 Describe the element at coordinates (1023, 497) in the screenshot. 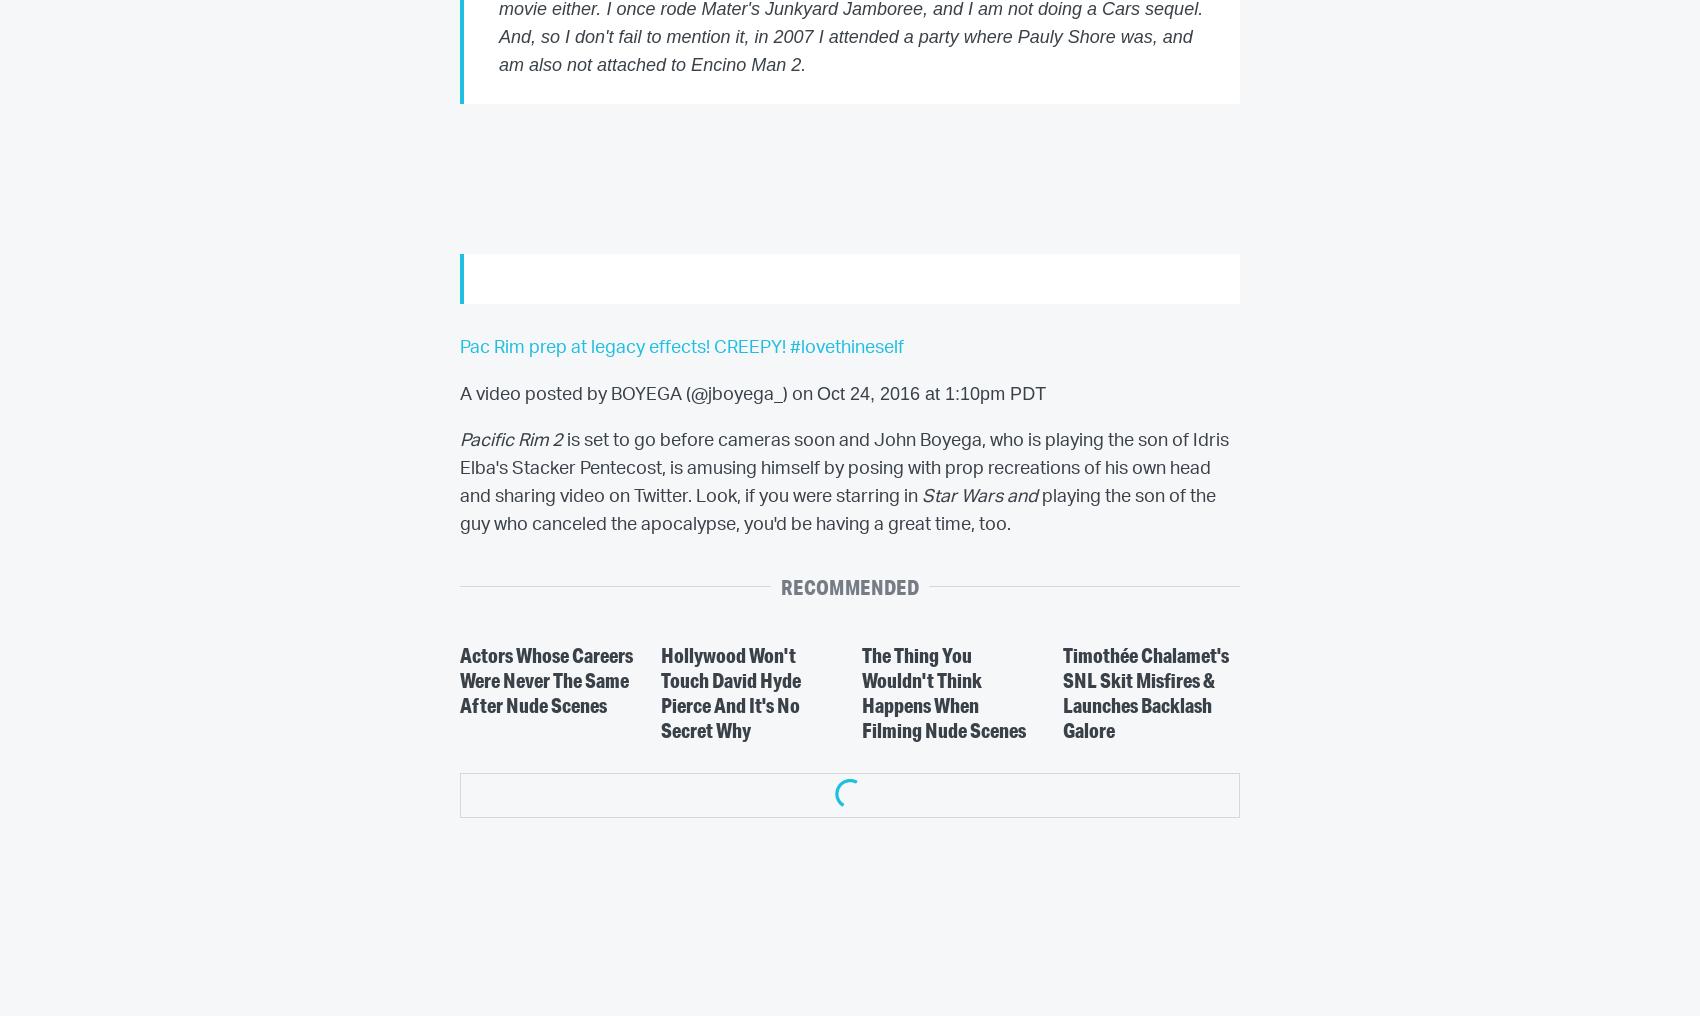

I see `'and'` at that location.